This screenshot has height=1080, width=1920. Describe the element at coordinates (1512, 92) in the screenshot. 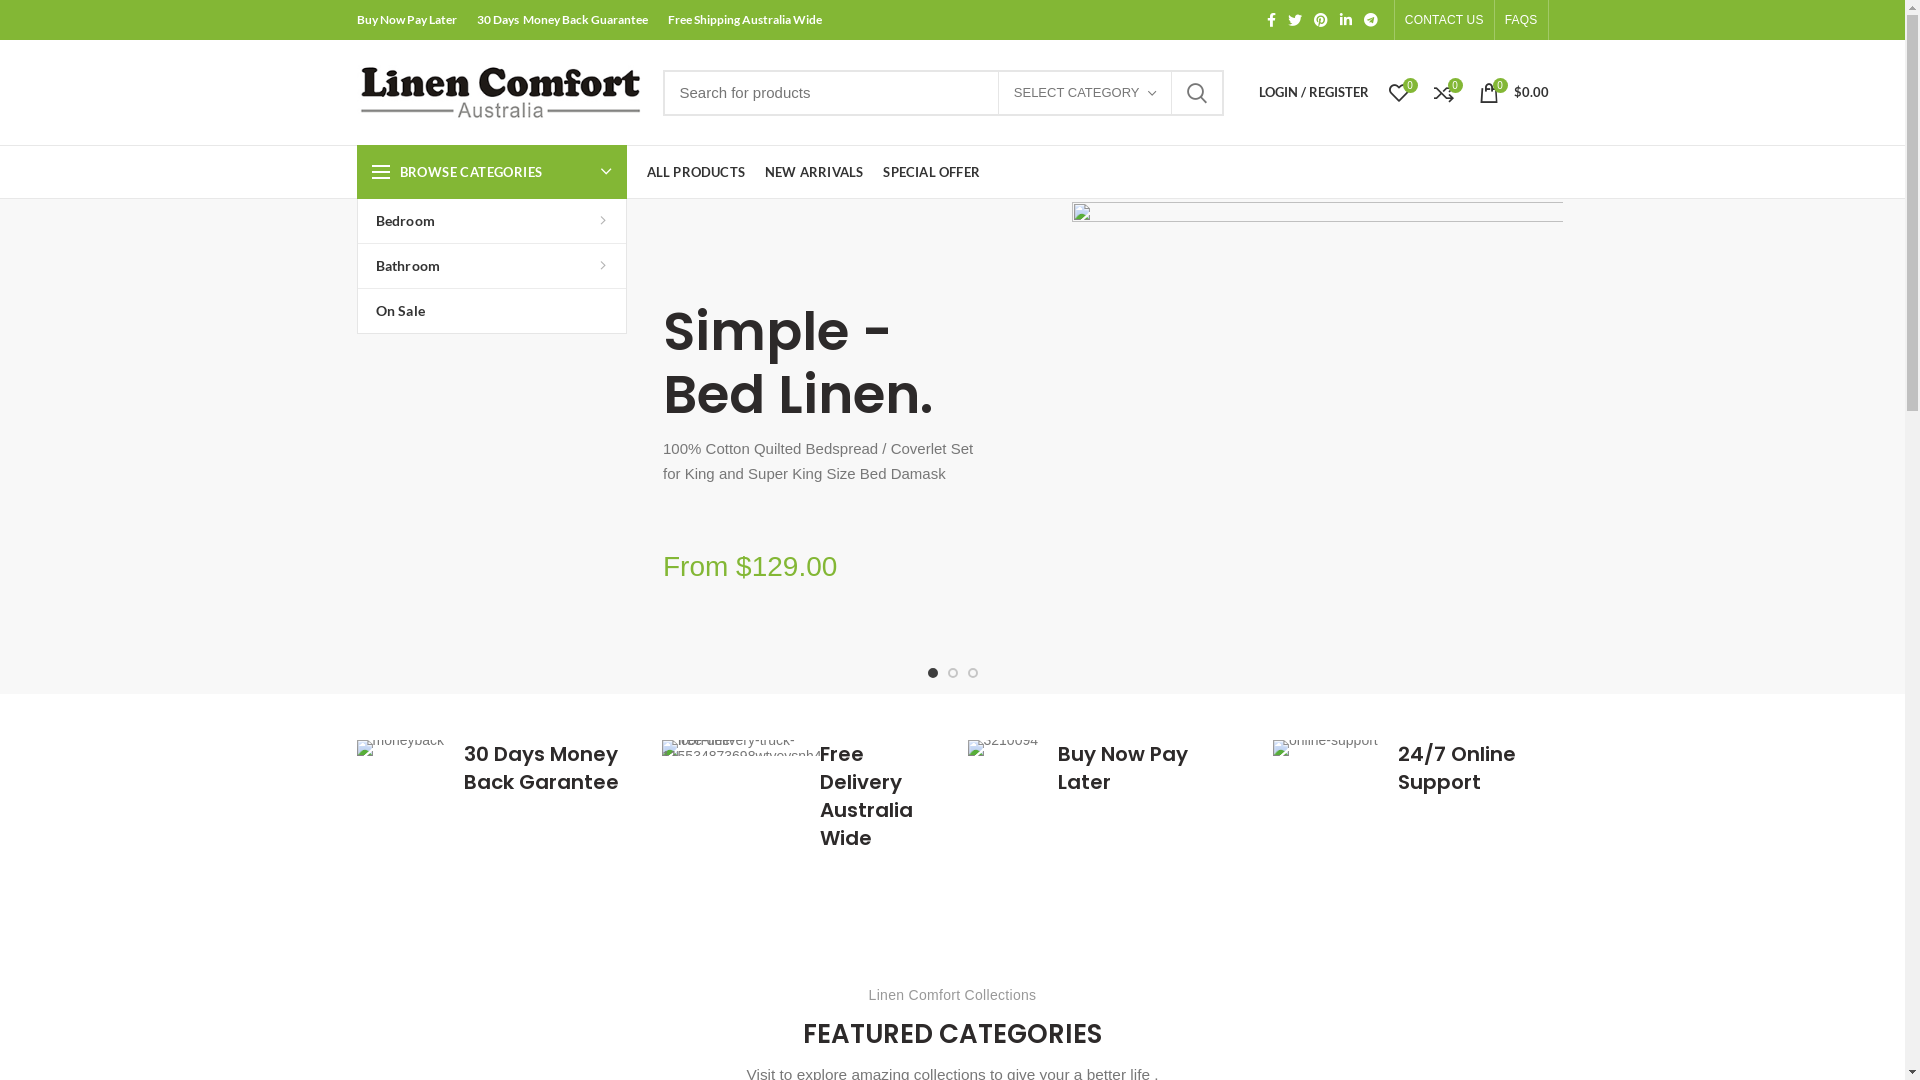

I see `'0` at that location.